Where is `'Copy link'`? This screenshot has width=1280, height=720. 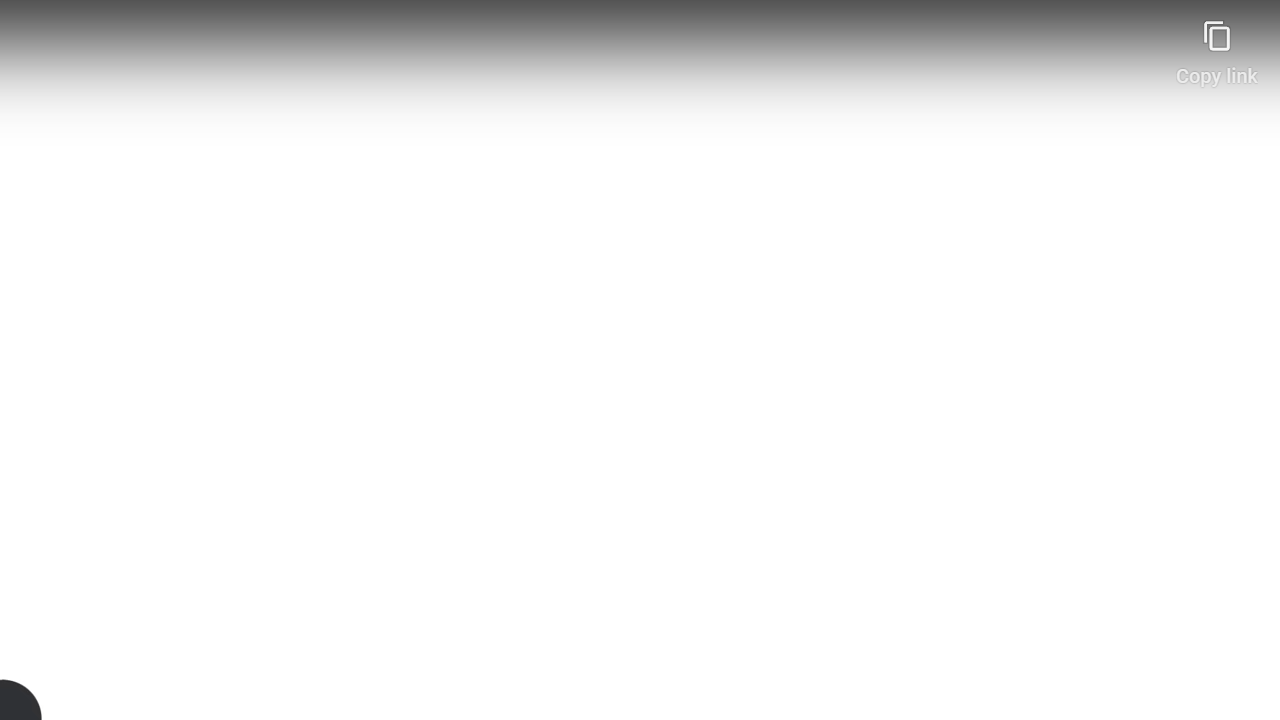
'Copy link' is located at coordinates (1215, 44).